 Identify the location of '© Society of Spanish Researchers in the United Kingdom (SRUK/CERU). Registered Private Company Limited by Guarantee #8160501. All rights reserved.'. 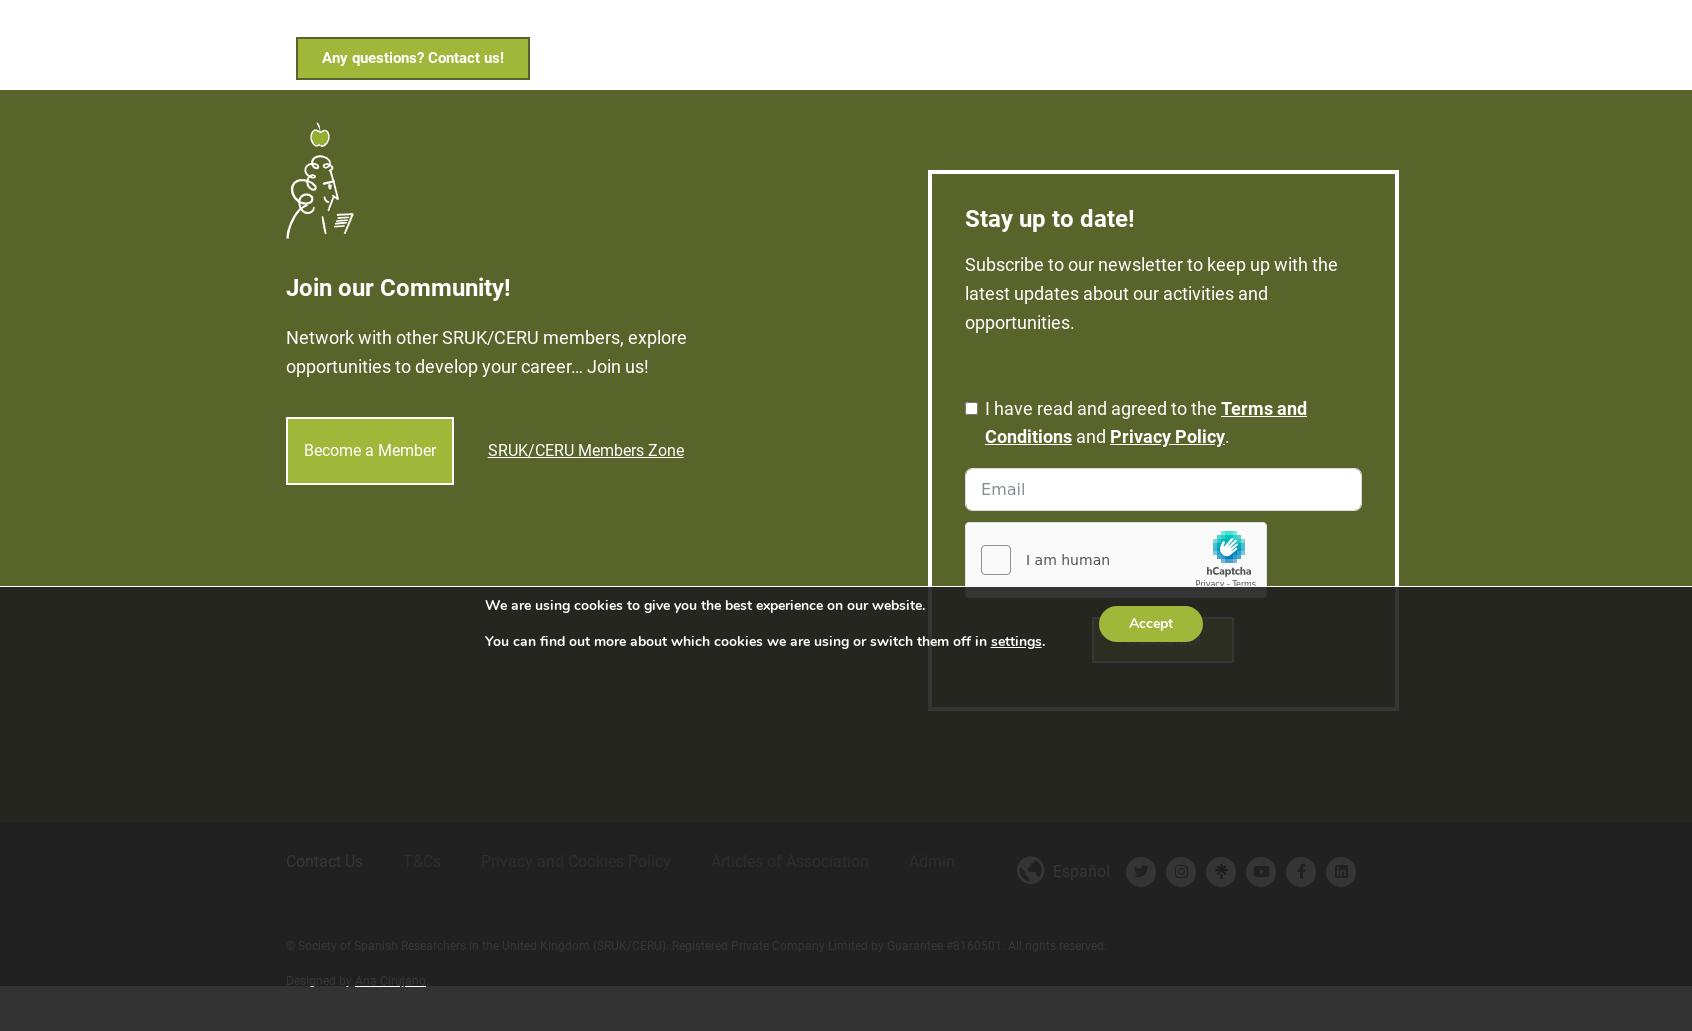
(696, 928).